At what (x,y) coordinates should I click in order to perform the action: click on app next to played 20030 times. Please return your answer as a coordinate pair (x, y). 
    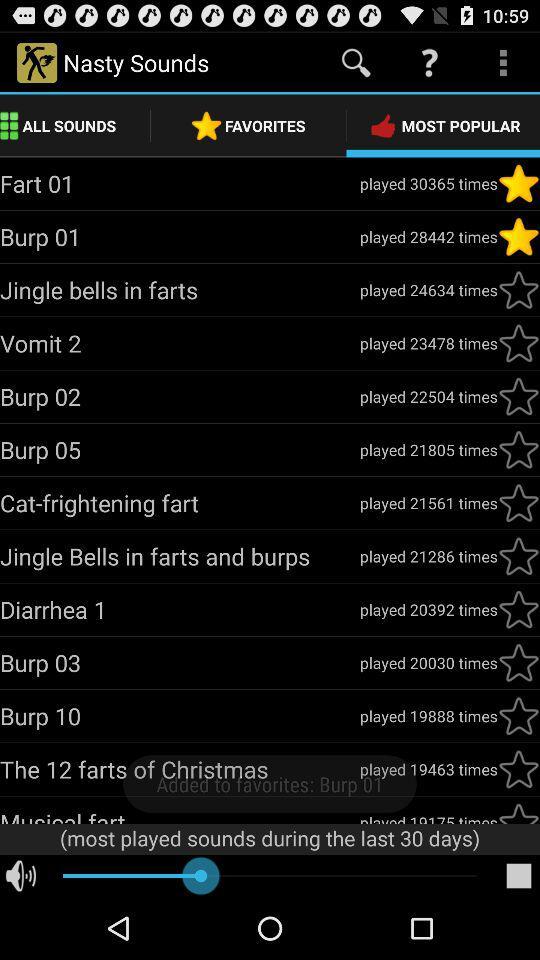
    Looking at the image, I should click on (179, 662).